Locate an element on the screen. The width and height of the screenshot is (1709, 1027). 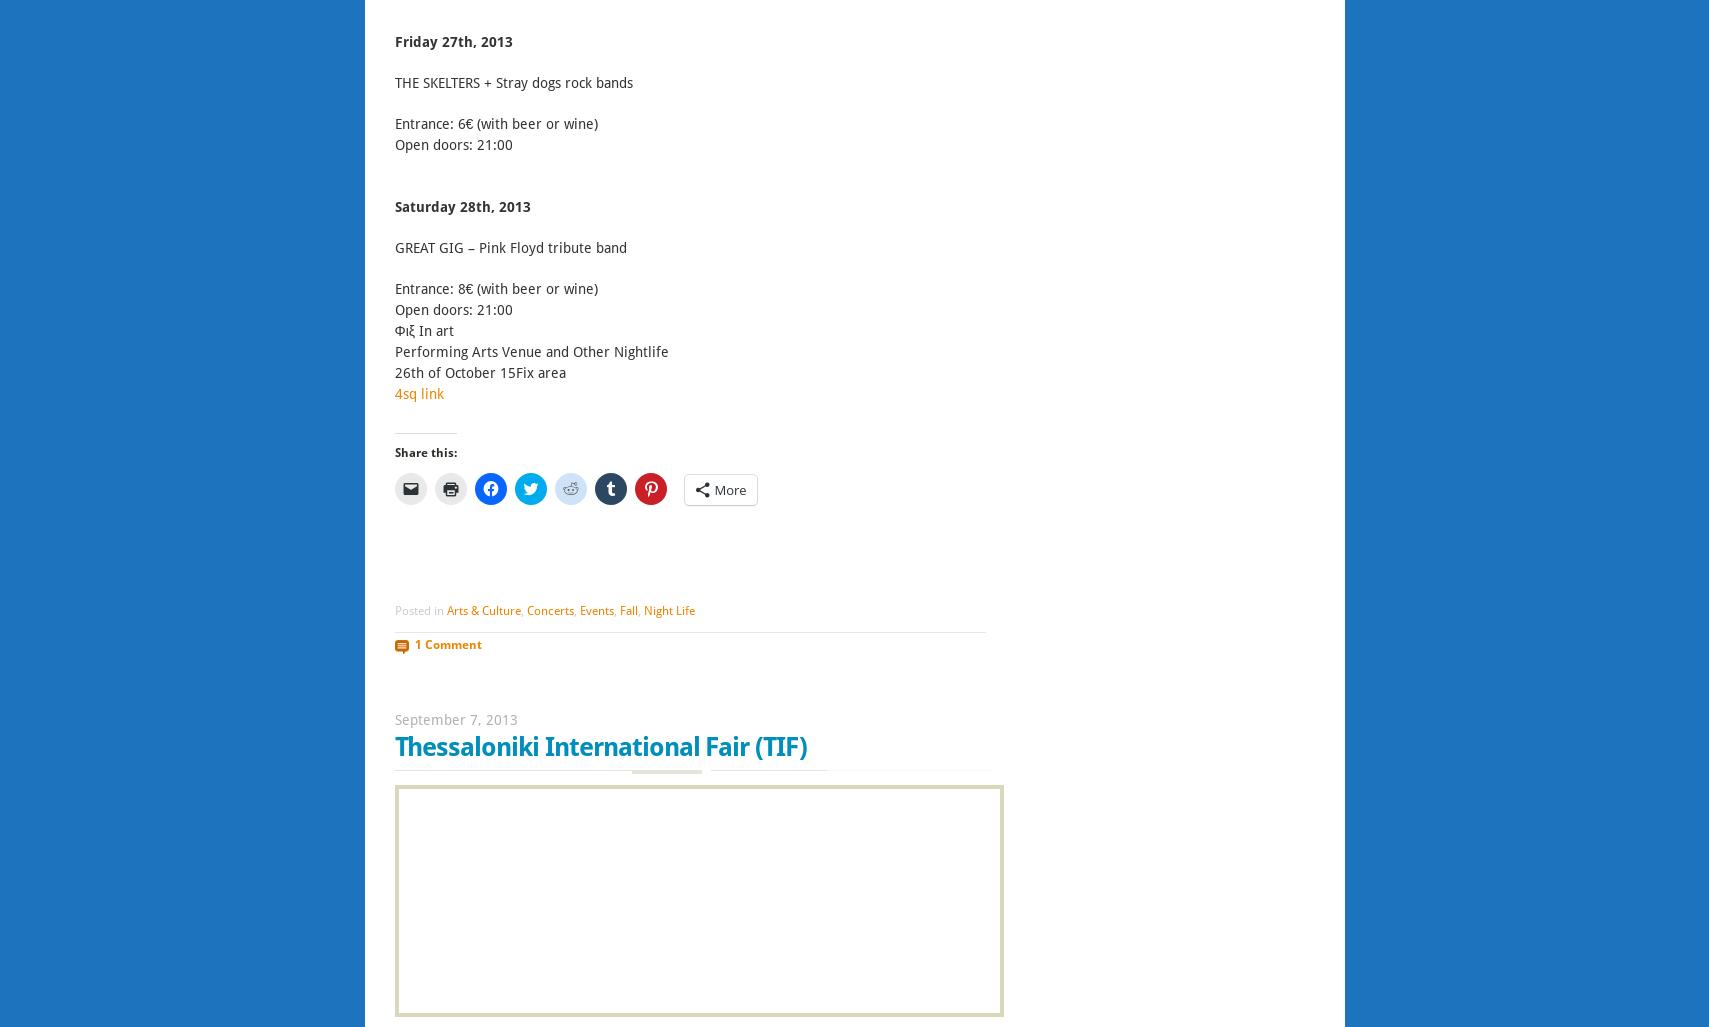
'Share this:' is located at coordinates (424, 453).